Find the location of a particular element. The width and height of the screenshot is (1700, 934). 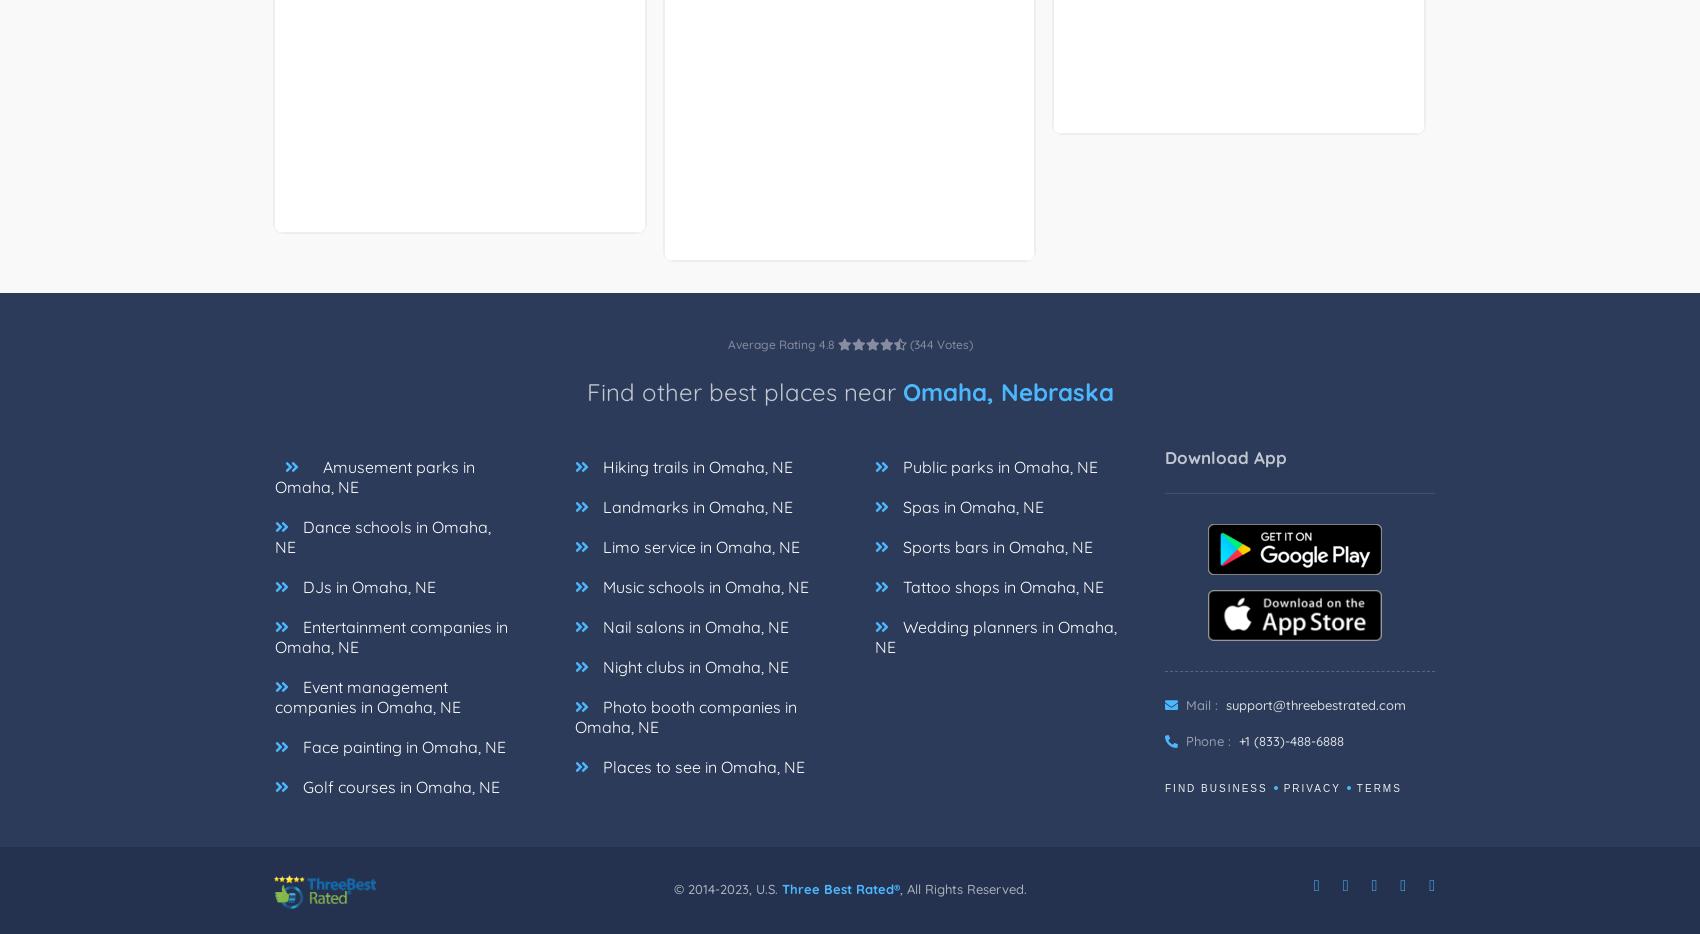

'Average Rating 4.8' is located at coordinates (726, 344).